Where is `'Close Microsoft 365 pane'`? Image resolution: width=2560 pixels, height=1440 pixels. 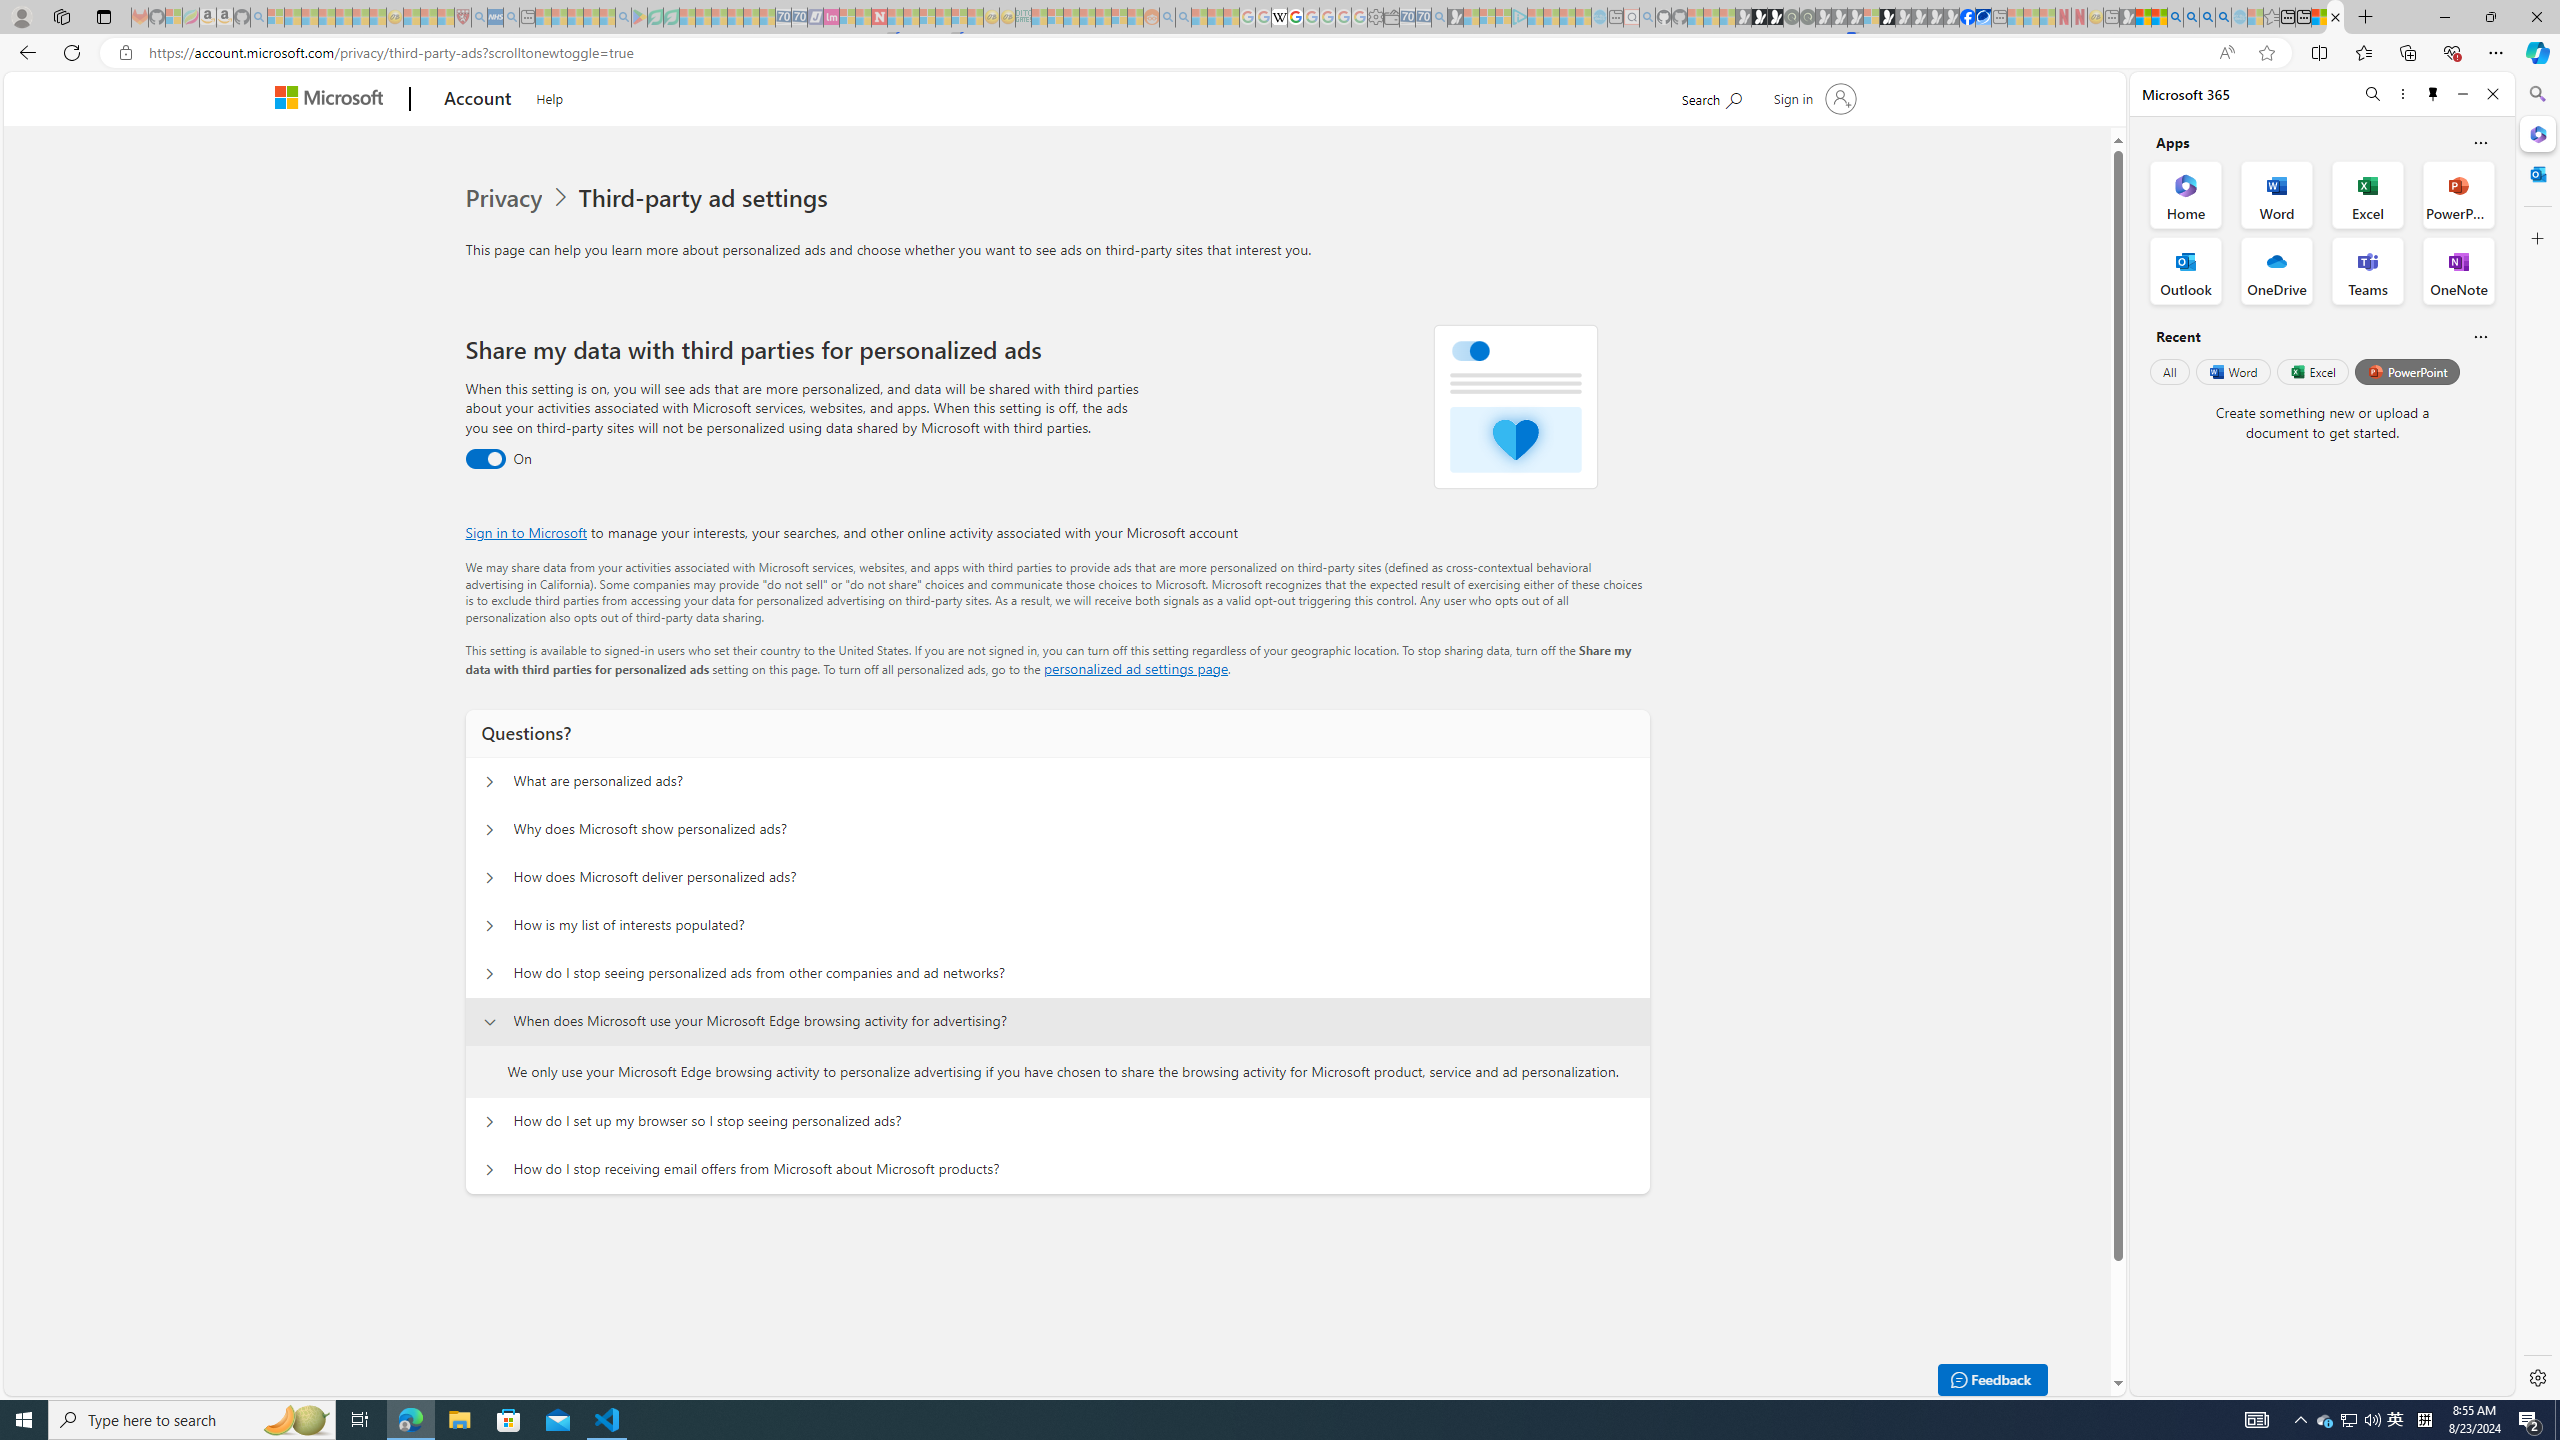
'Close Microsoft 365 pane' is located at coordinates (2535, 134).